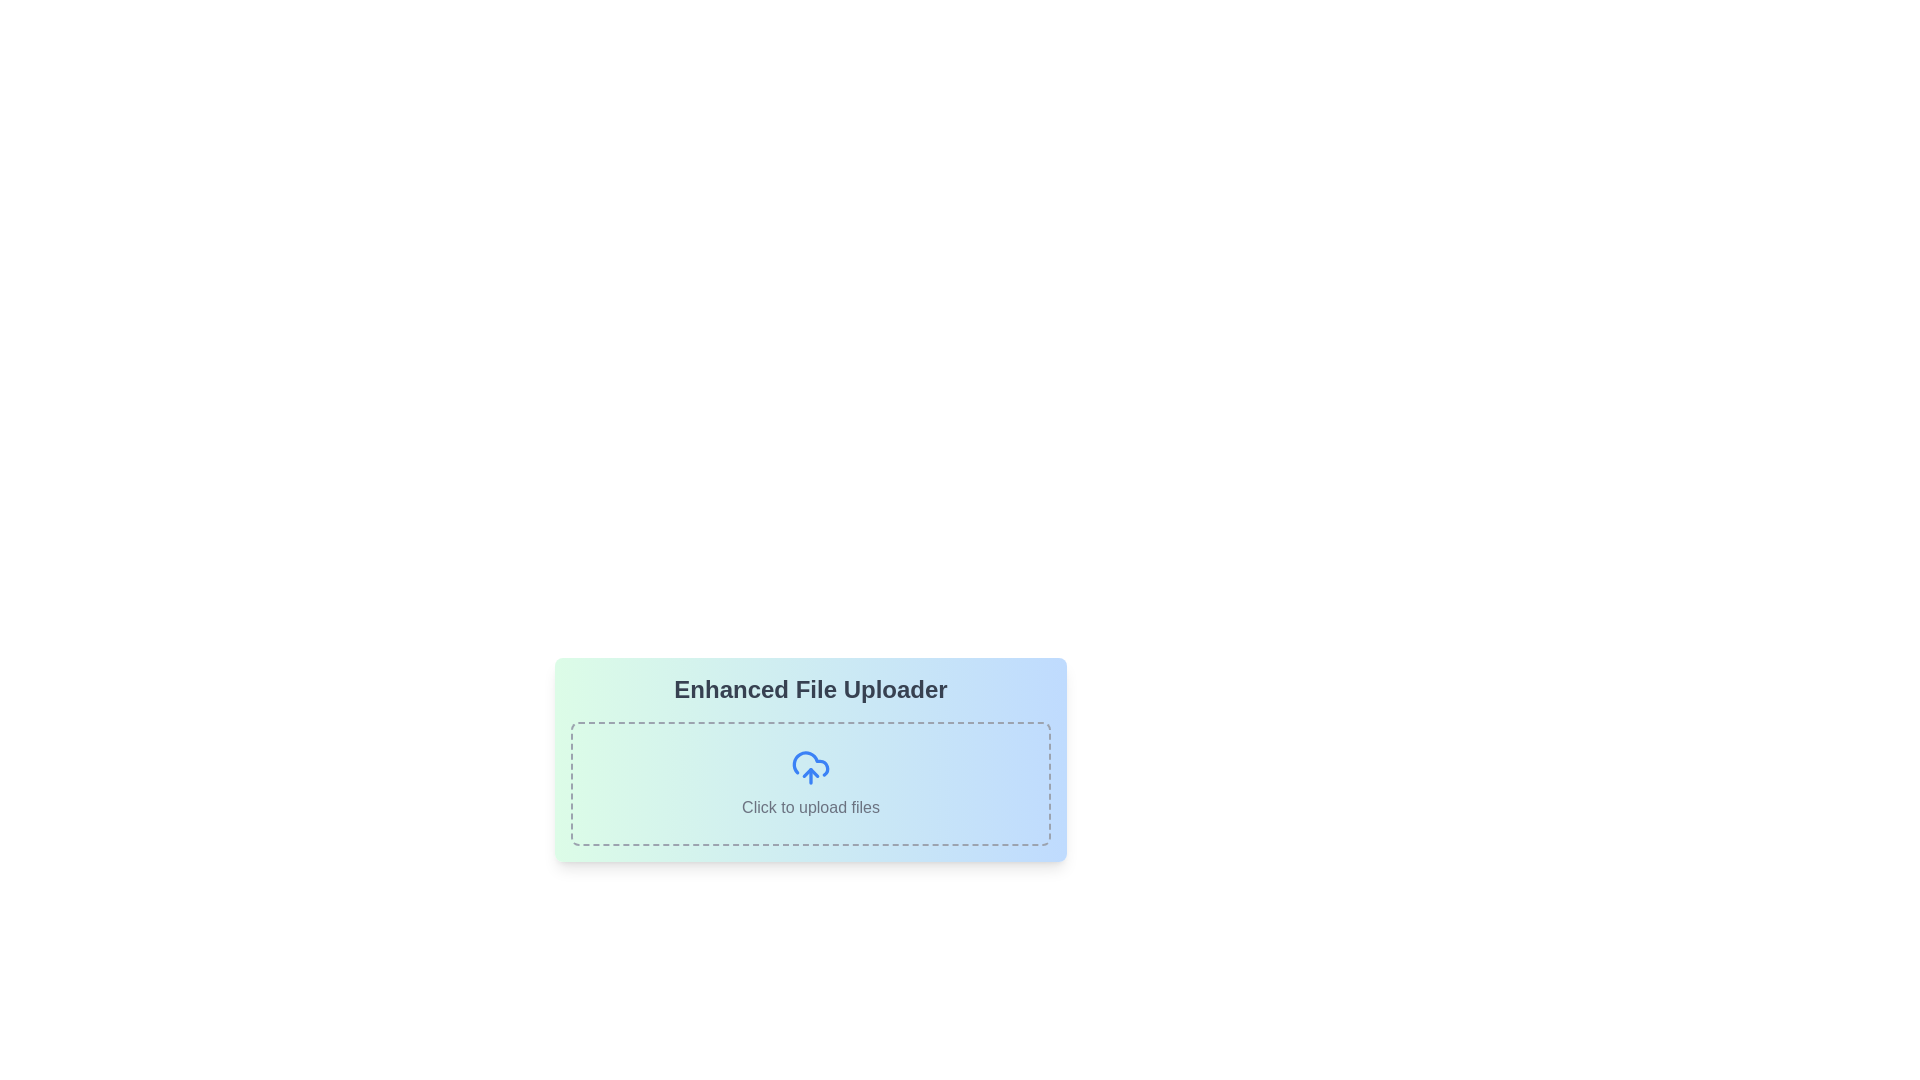 The width and height of the screenshot is (1920, 1080). I want to click on the file upload icon located in the Enhanced File Uploader interface, positioned between an arrow graphic and the uploader box boundary, so click(811, 763).